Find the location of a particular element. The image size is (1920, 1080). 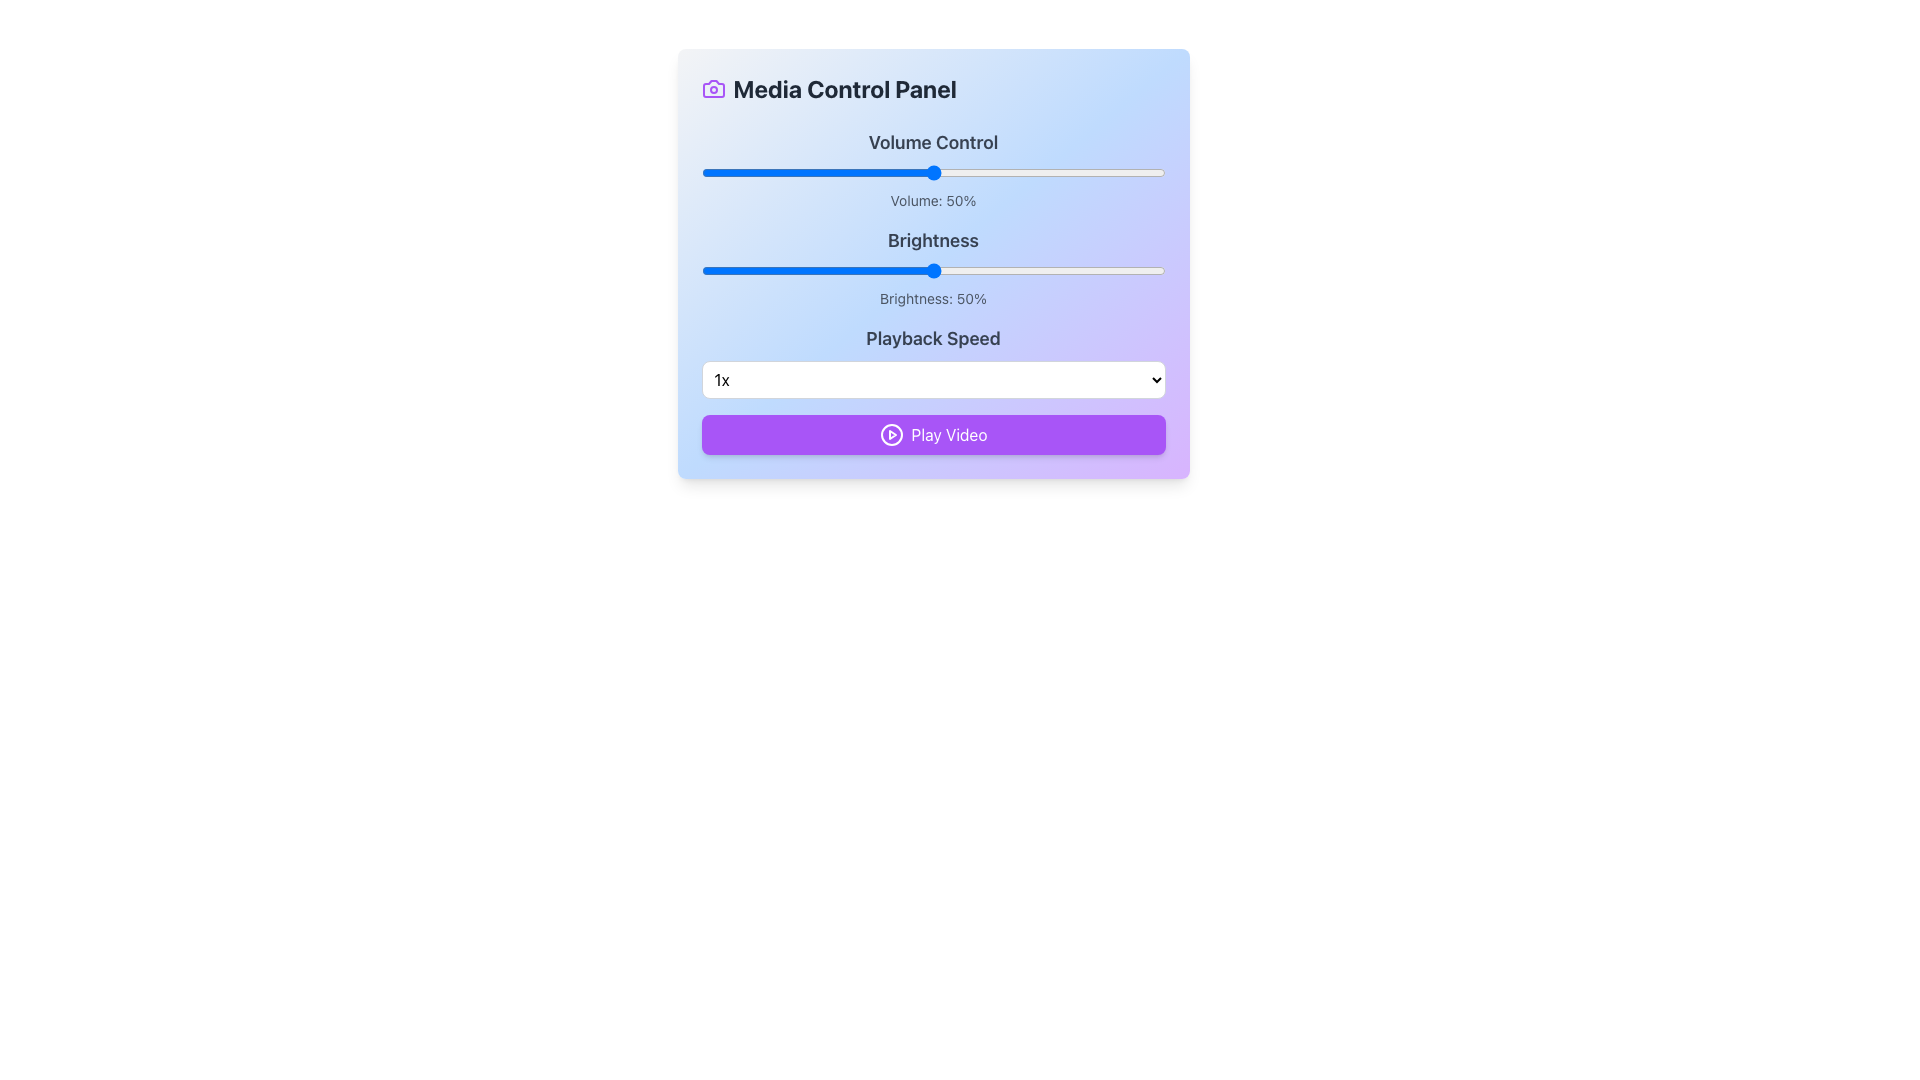

volume is located at coordinates (886, 172).